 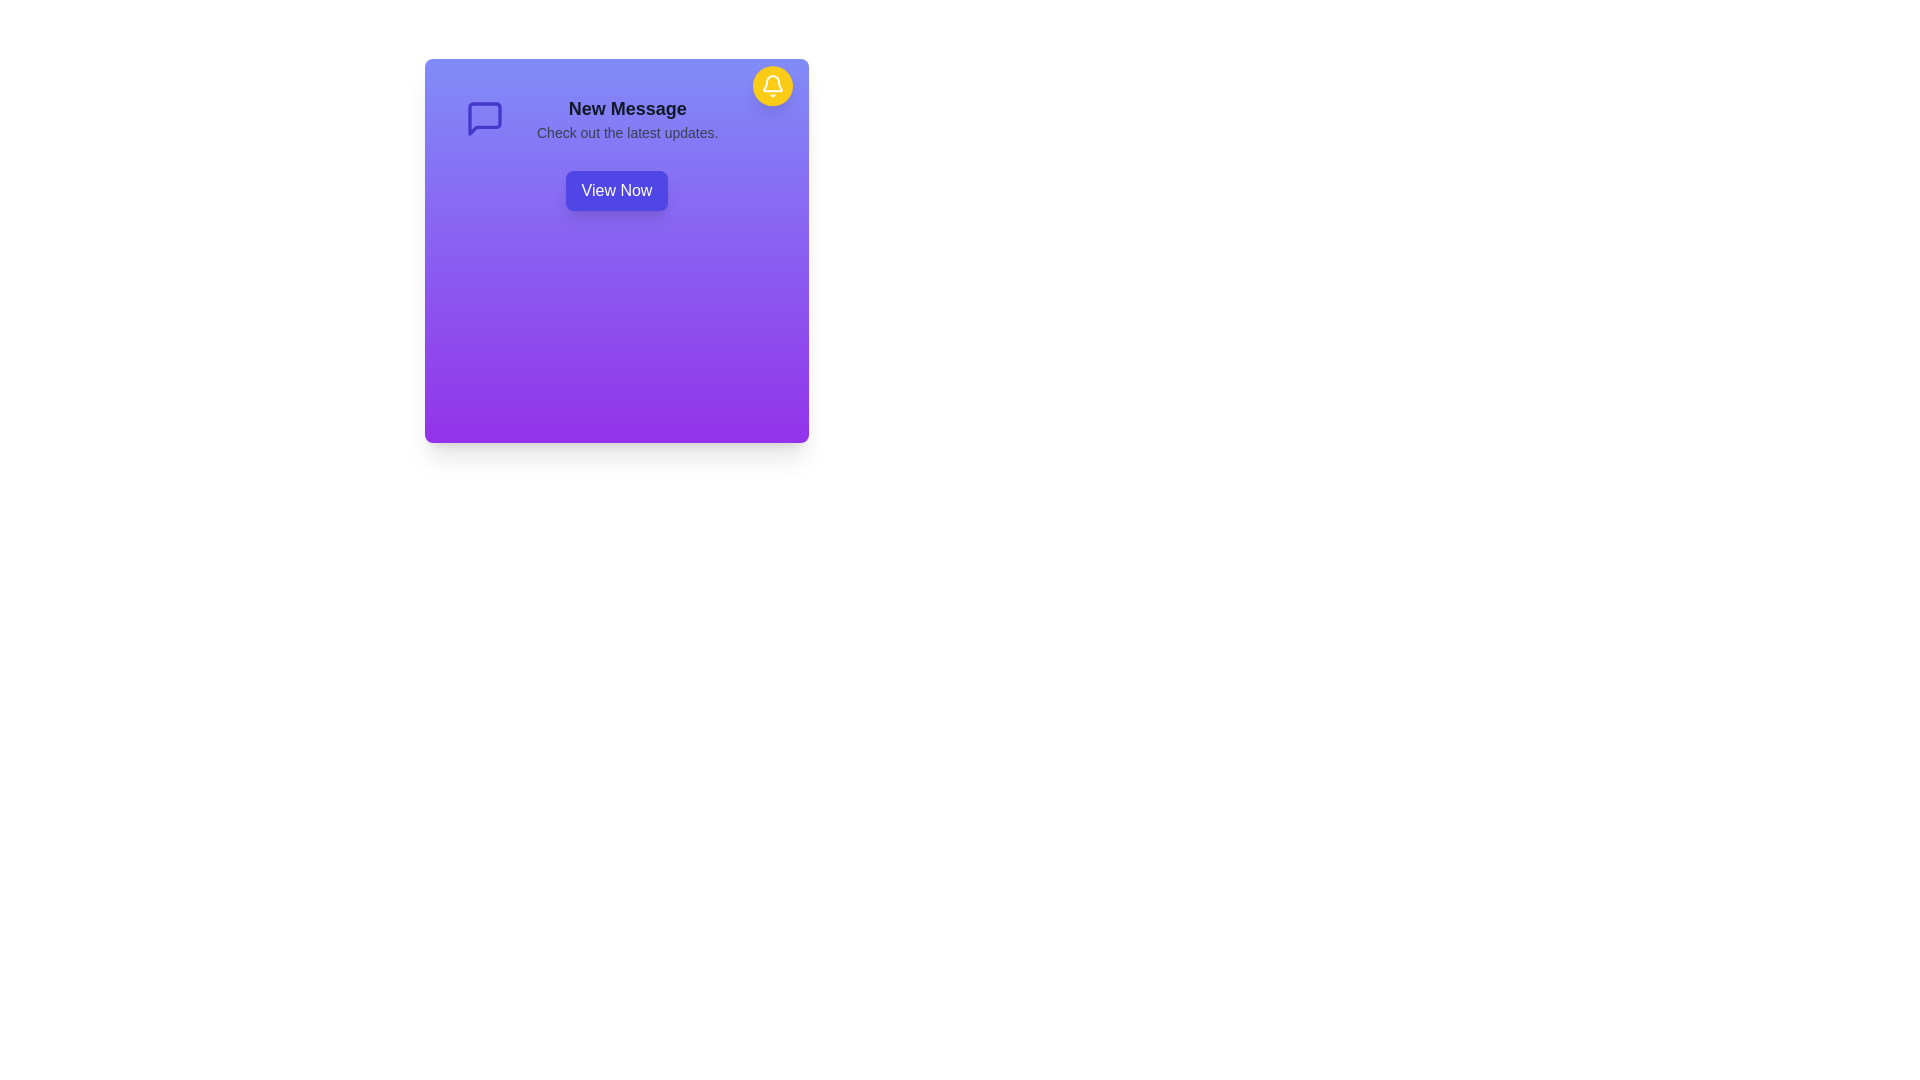 I want to click on the Notification panel displaying the title 'New Message' and description, located within a purple-gradient notification card, to draw attention to the associated 'View Now' button, so click(x=616, y=119).